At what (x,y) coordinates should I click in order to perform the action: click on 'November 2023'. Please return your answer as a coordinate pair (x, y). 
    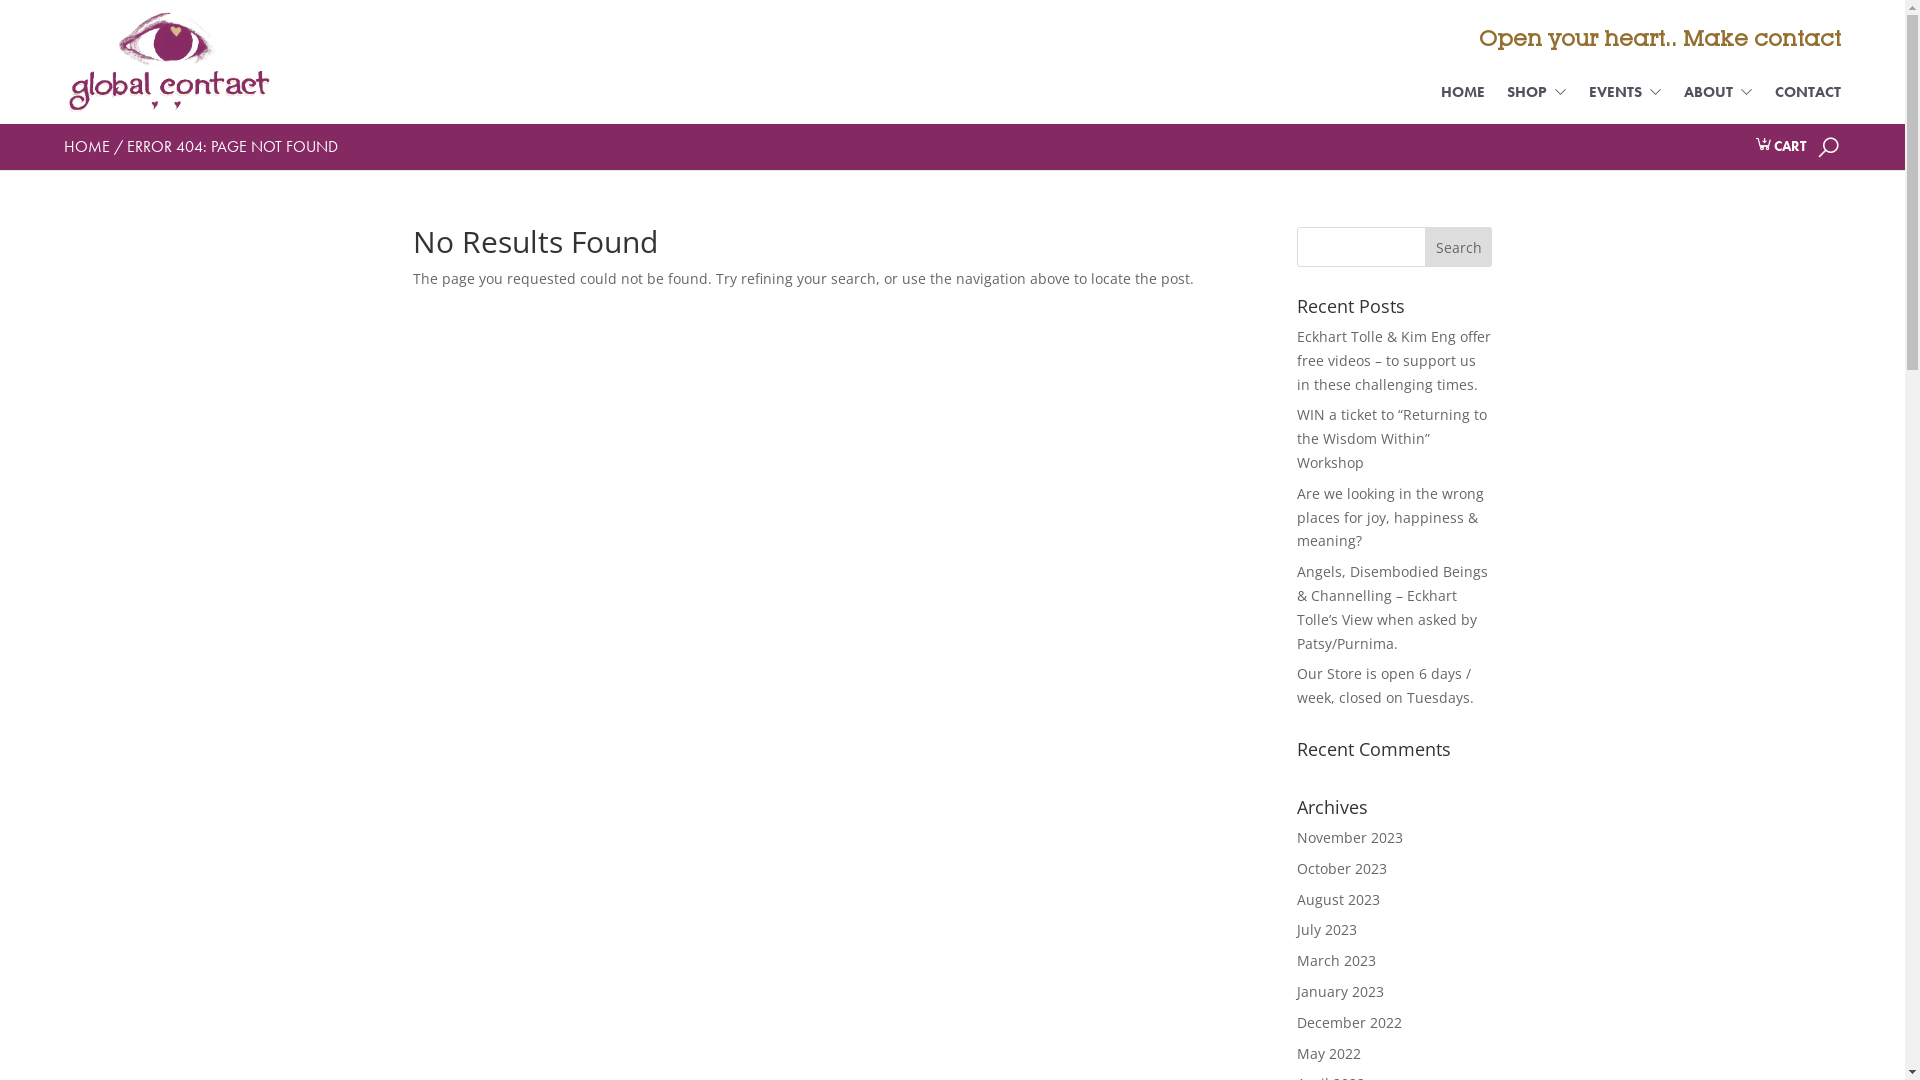
    Looking at the image, I should click on (1349, 837).